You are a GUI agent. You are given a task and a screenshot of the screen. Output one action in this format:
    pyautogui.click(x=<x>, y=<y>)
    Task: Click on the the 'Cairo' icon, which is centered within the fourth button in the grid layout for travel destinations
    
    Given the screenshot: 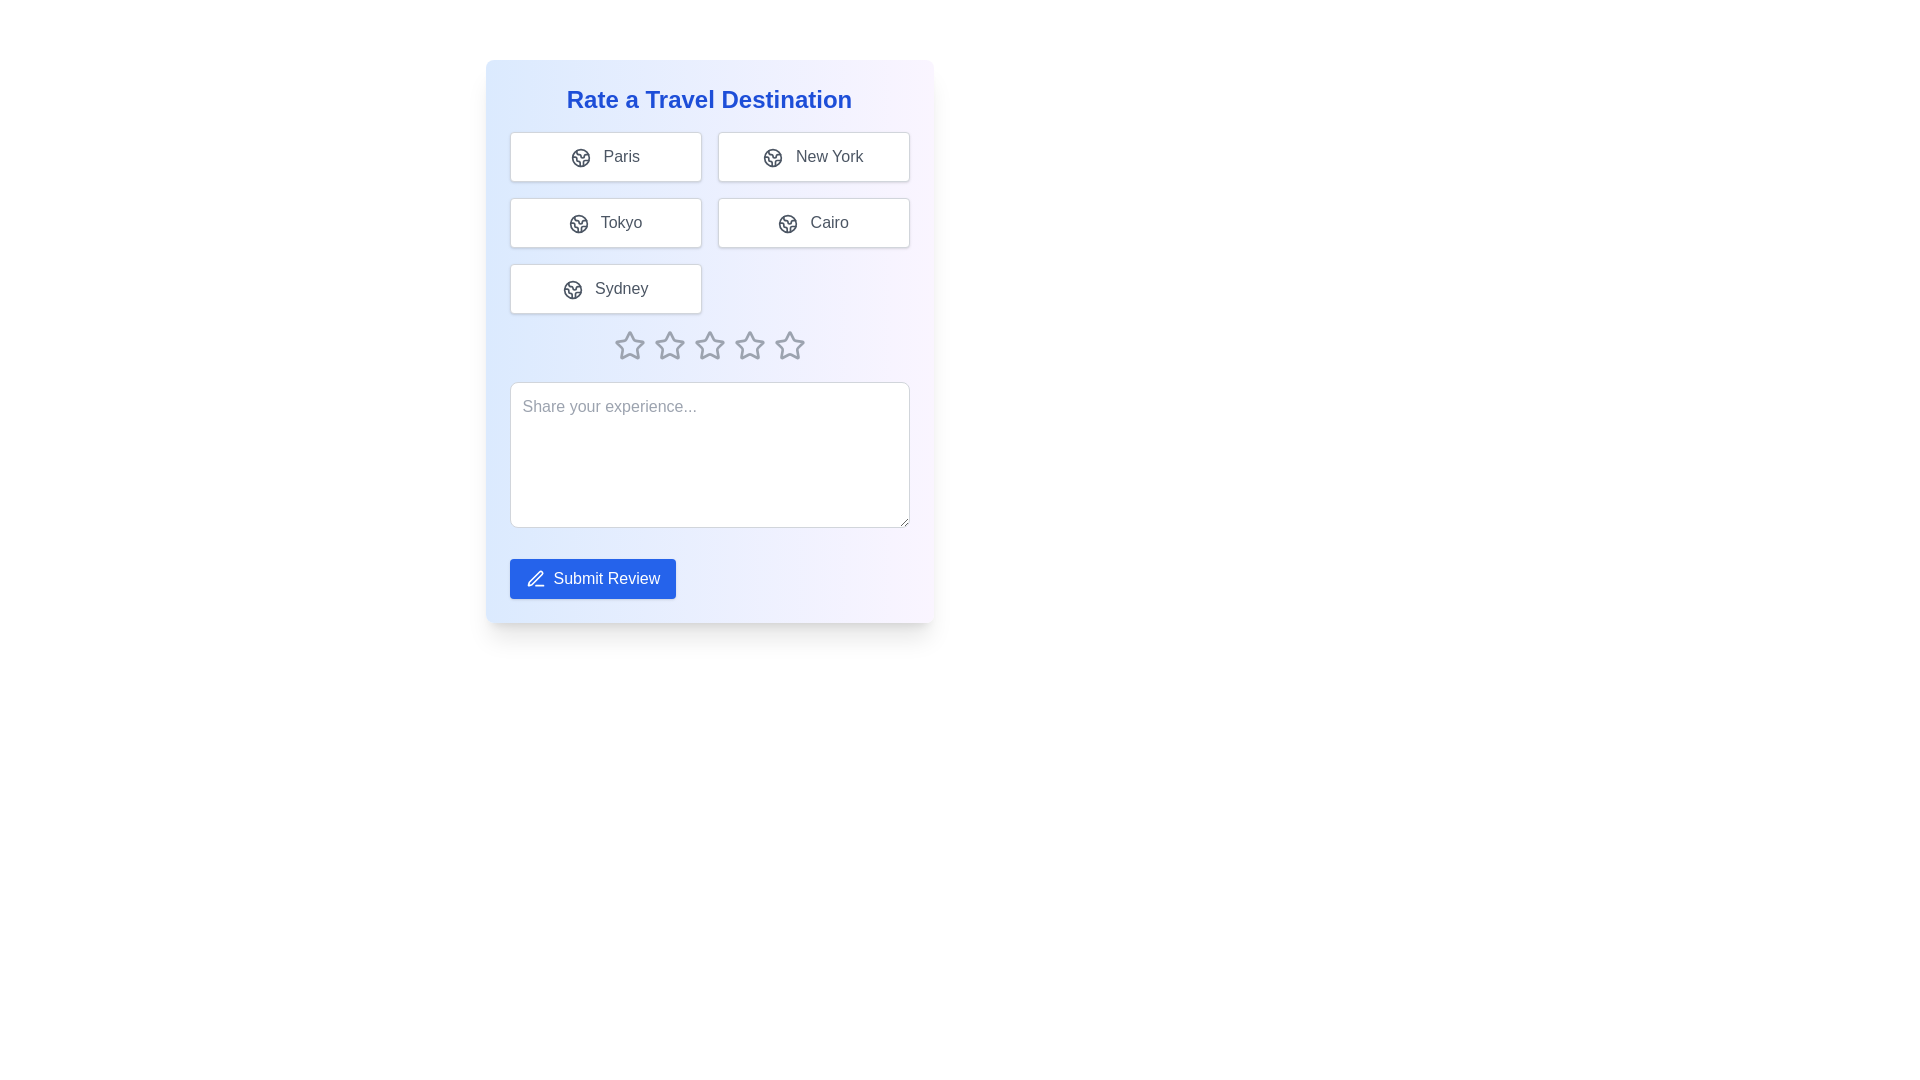 What is the action you would take?
    pyautogui.click(x=787, y=223)
    